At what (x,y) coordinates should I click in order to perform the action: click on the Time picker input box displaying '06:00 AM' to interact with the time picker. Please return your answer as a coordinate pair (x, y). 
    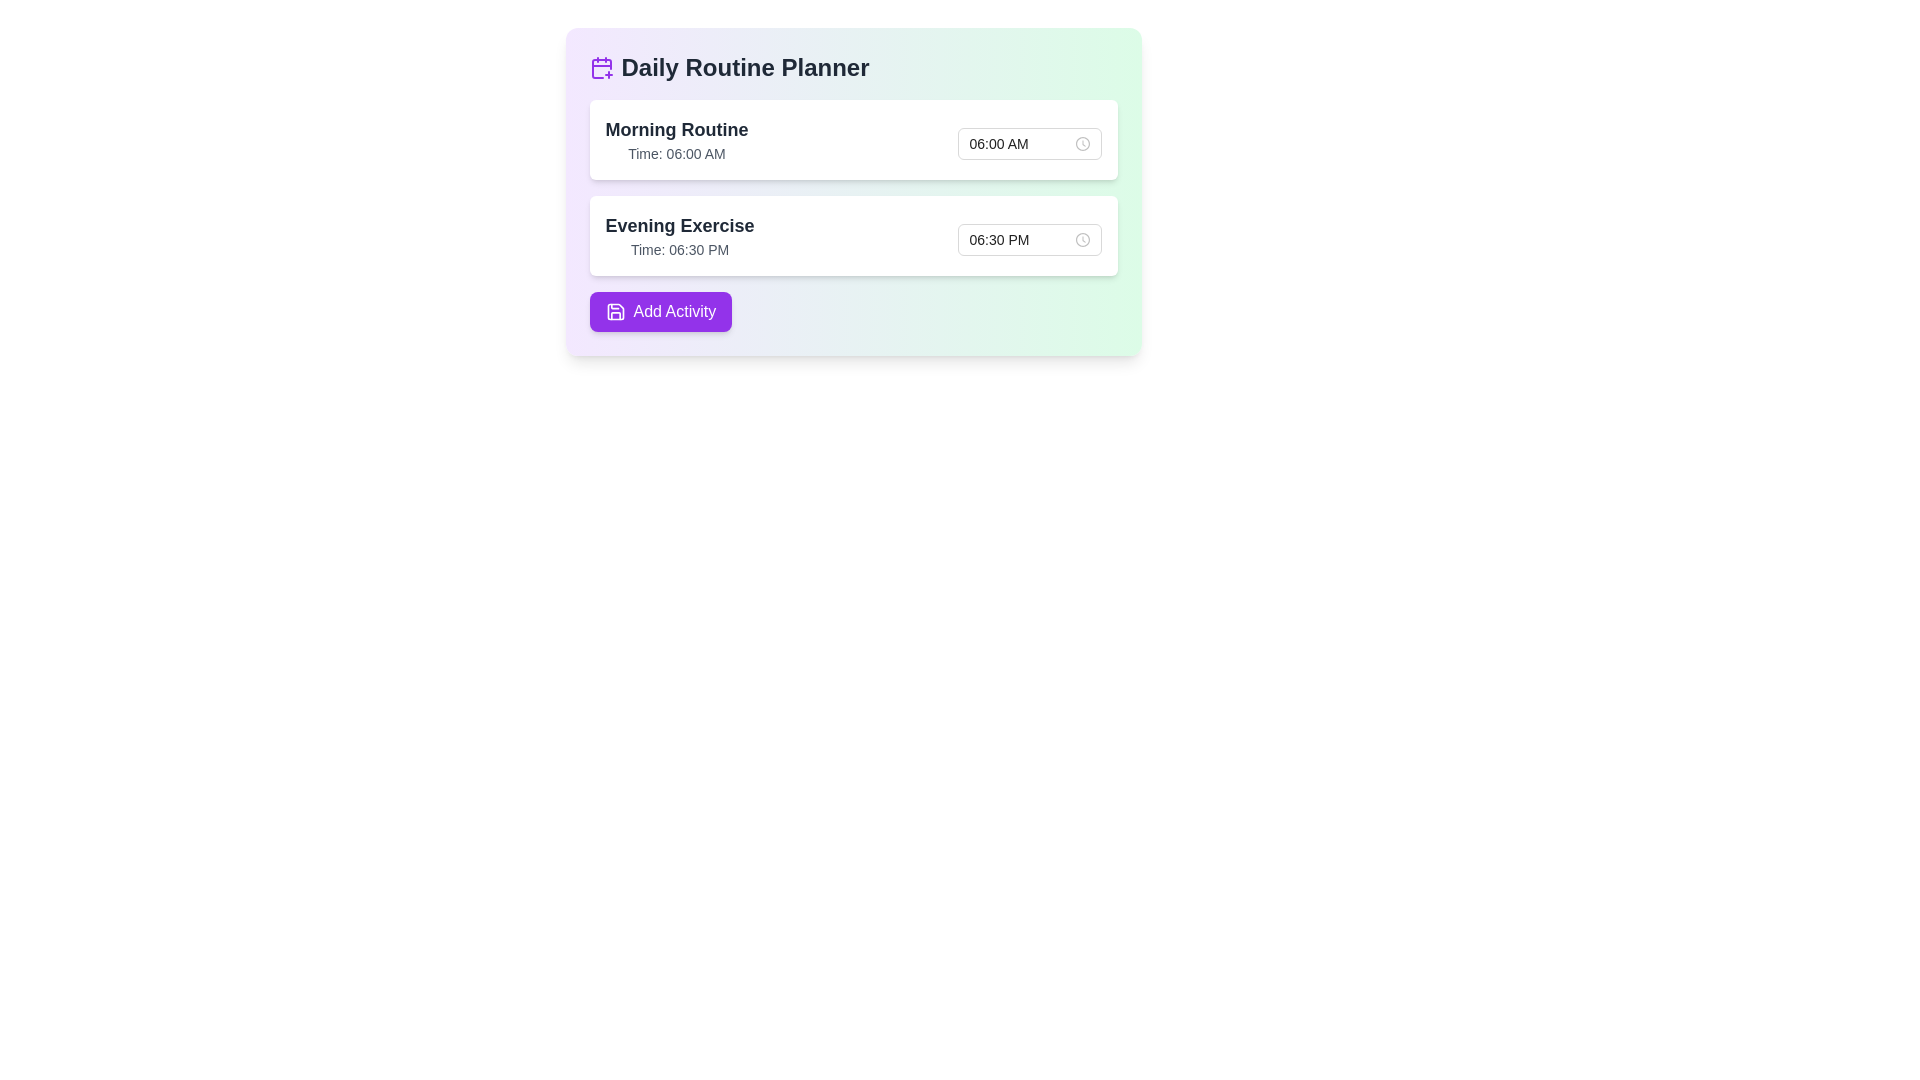
    Looking at the image, I should click on (1029, 142).